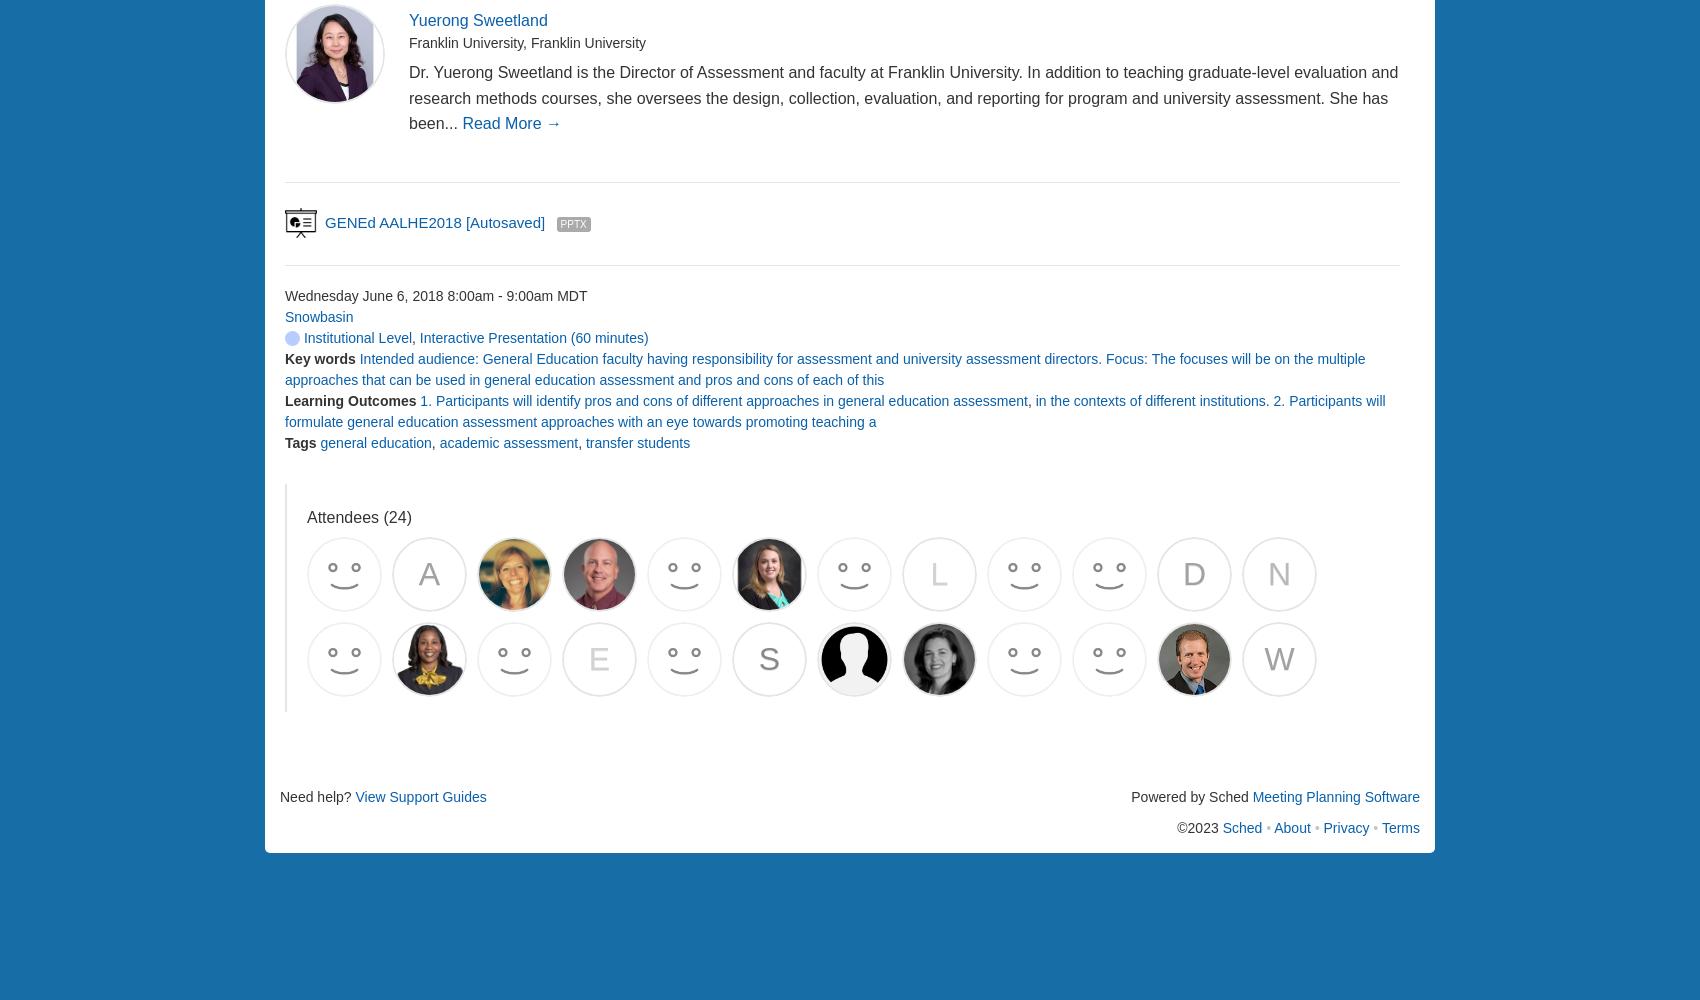 The width and height of the screenshot is (1700, 1000). Describe the element at coordinates (527, 42) in the screenshot. I see `'Franklin University, Franklin University'` at that location.